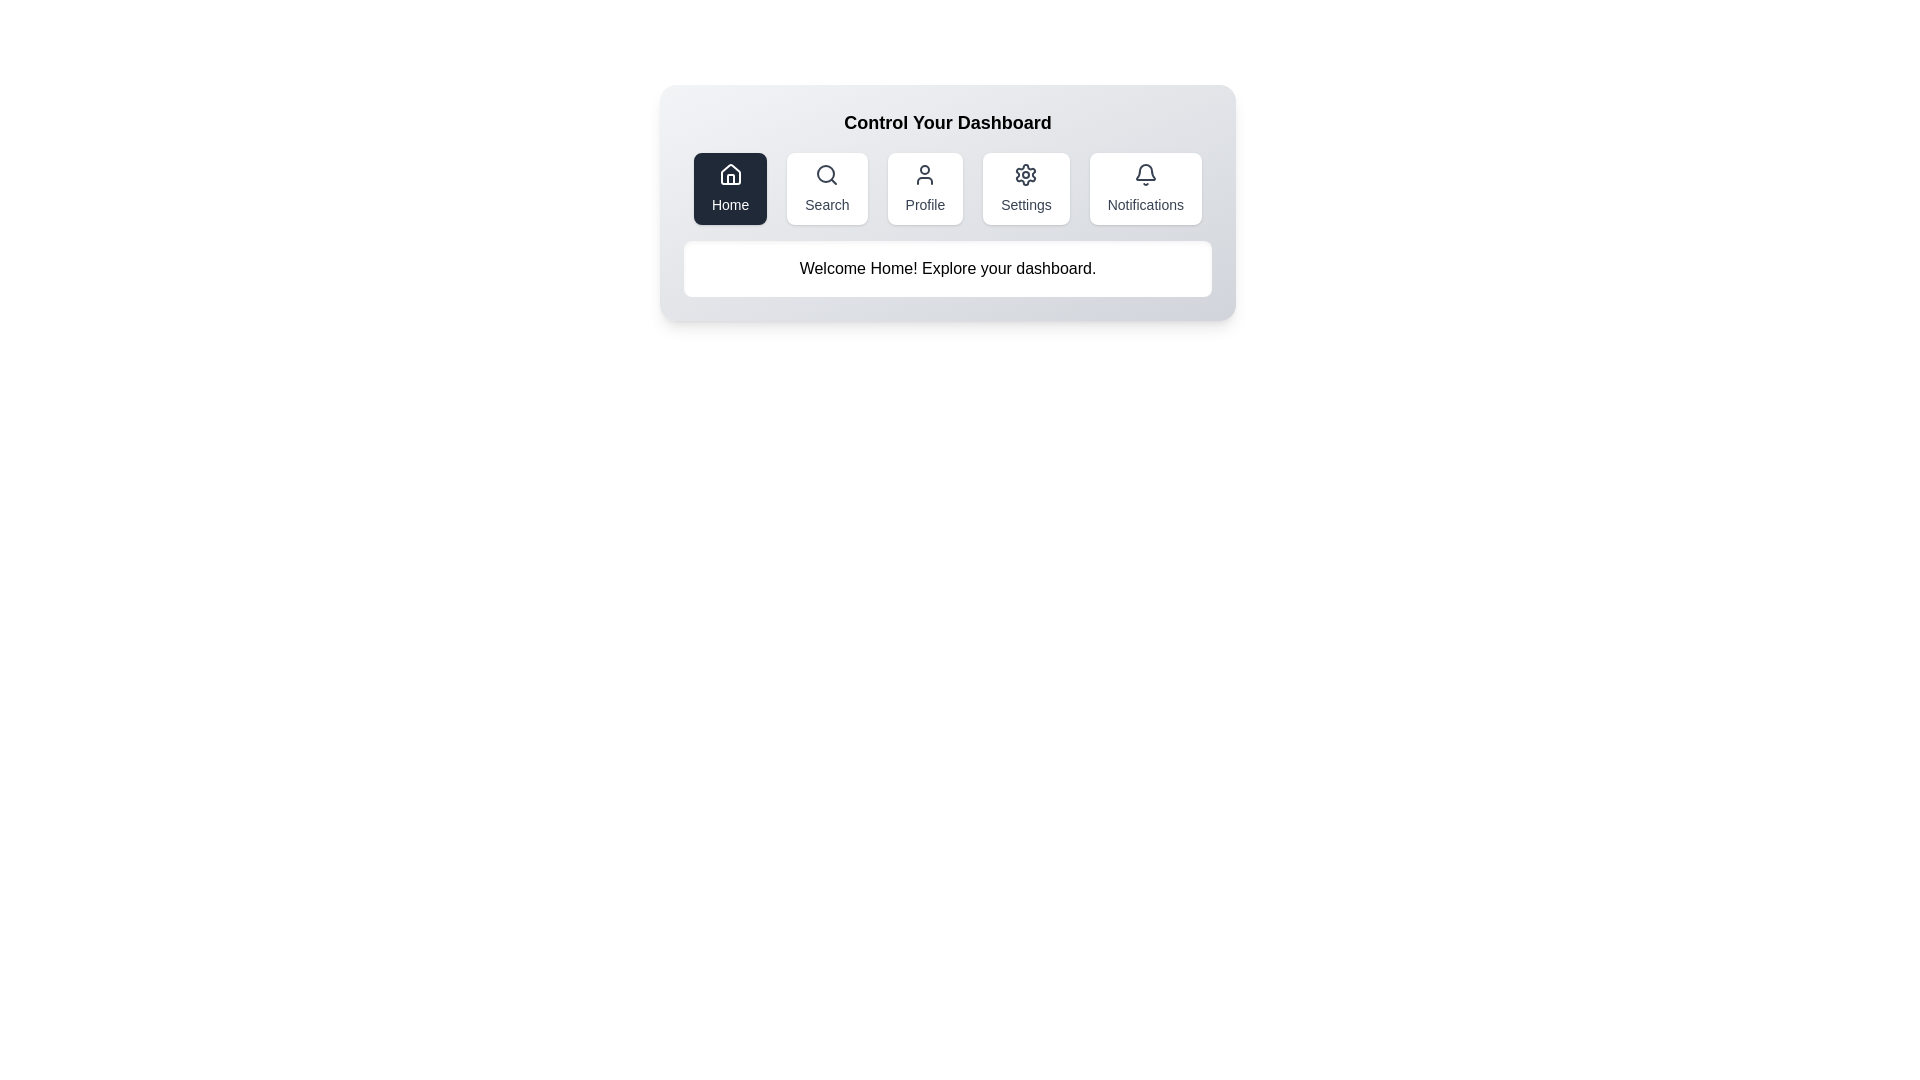 This screenshot has height=1080, width=1920. Describe the element at coordinates (924, 204) in the screenshot. I see `the 'Profile' text label within the interactive button that has a medium gray font, white background, and gray border, located in the horizontal toolbar under 'Control Your Dashboard'` at that location.